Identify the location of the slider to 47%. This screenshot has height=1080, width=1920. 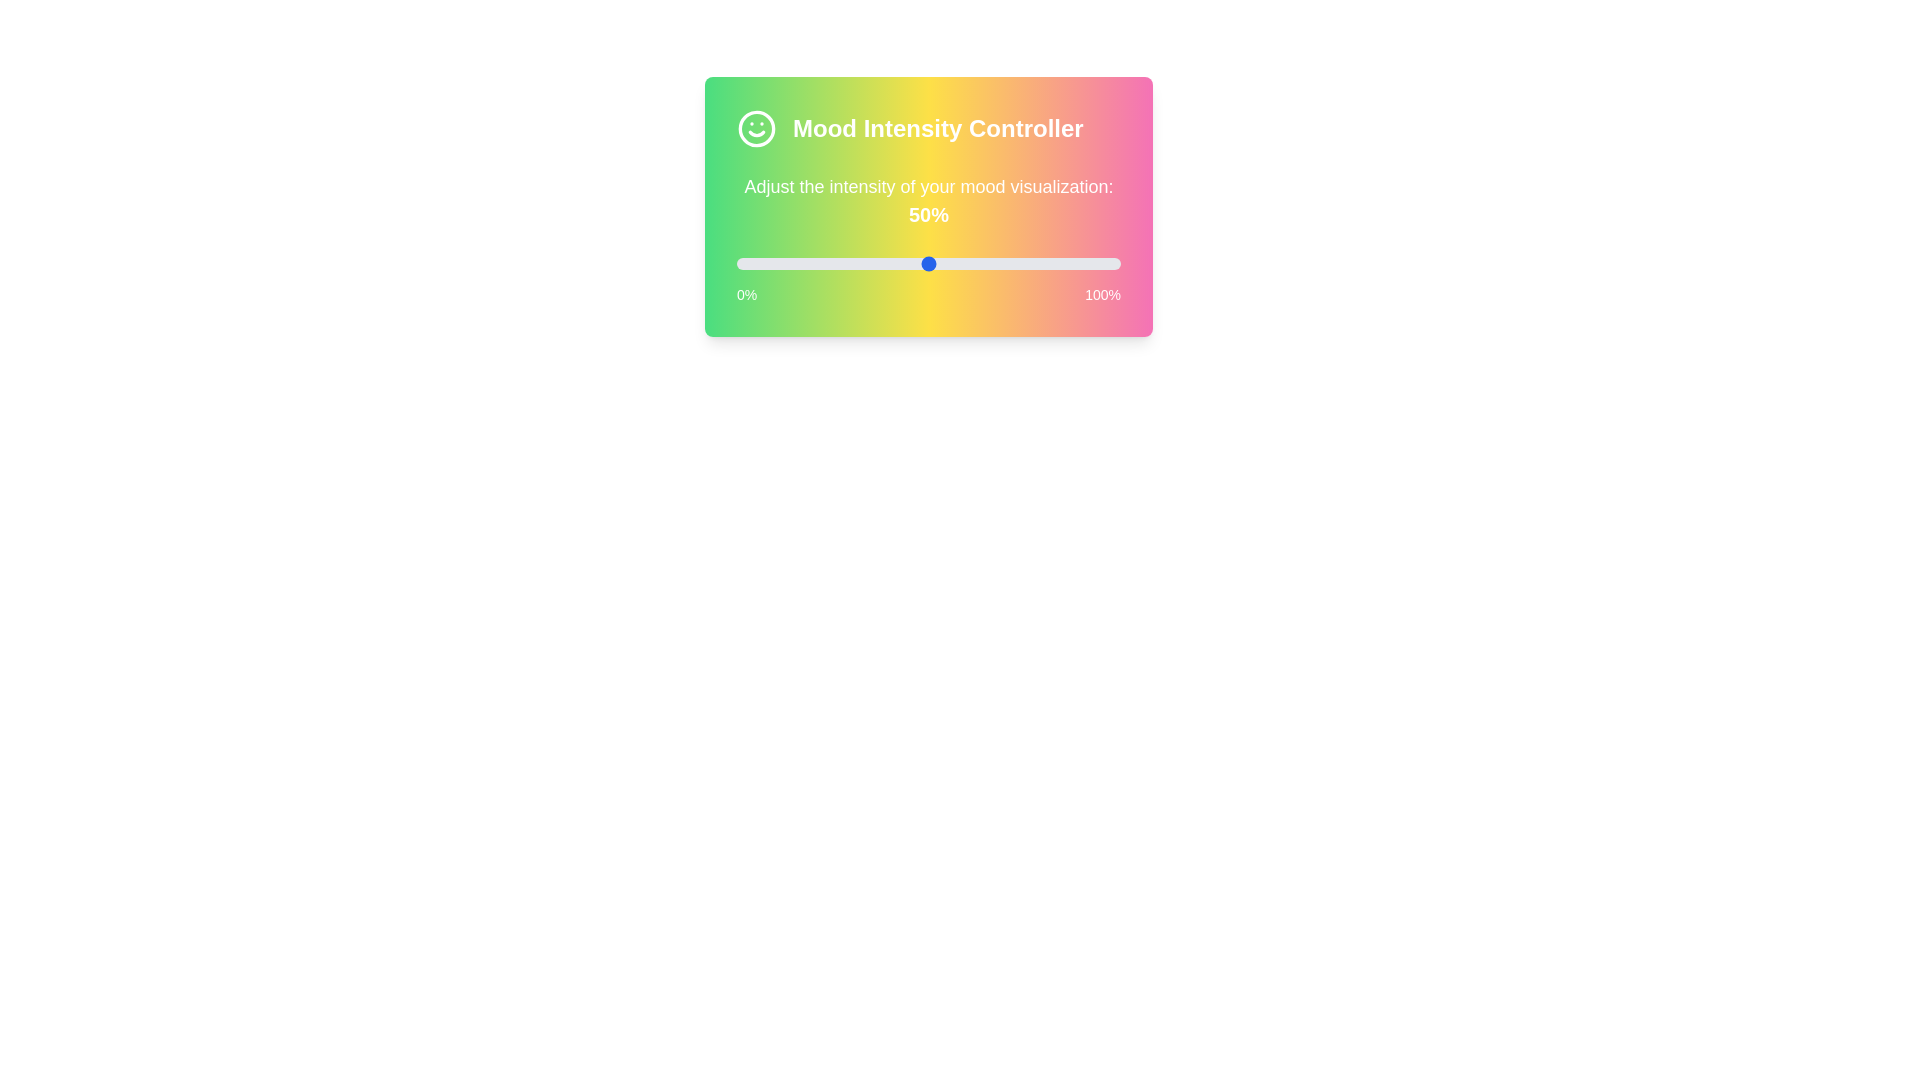
(916, 262).